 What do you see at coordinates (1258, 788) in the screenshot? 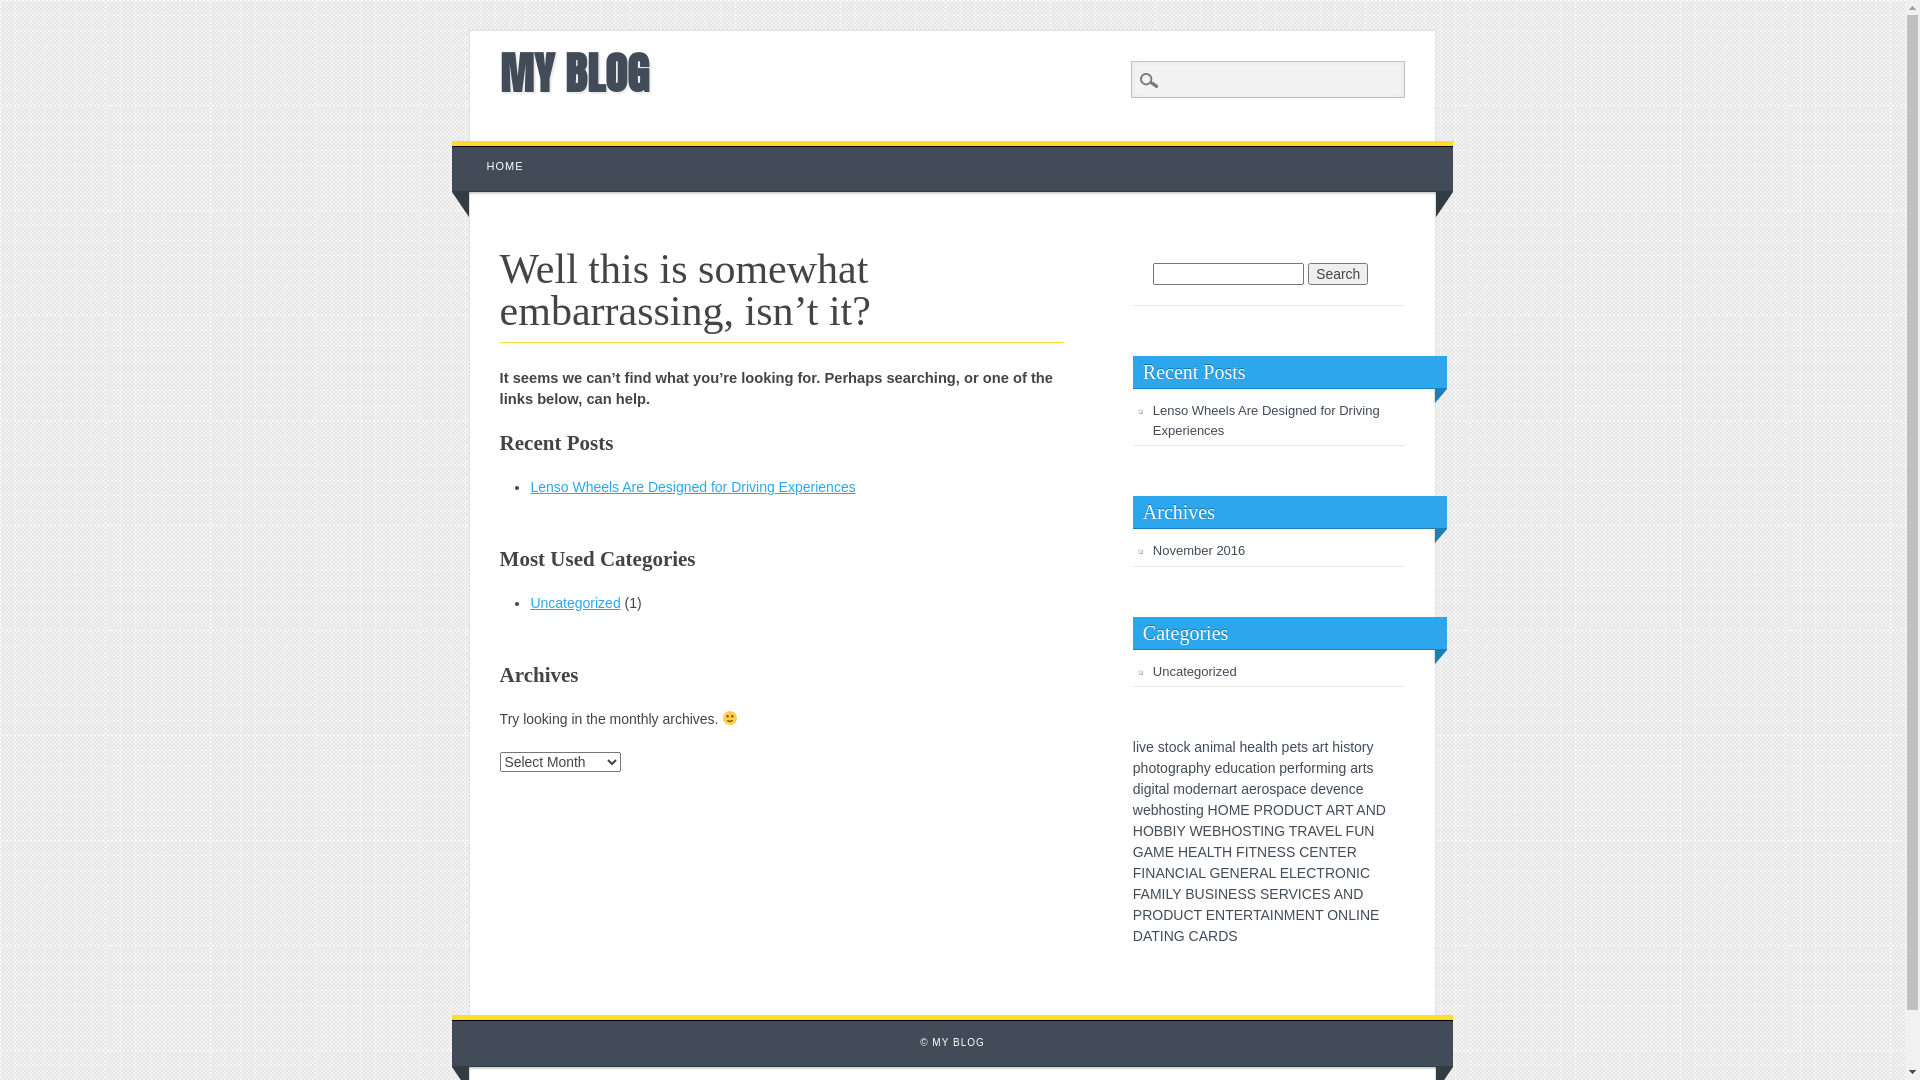
I see `'r'` at bounding box center [1258, 788].